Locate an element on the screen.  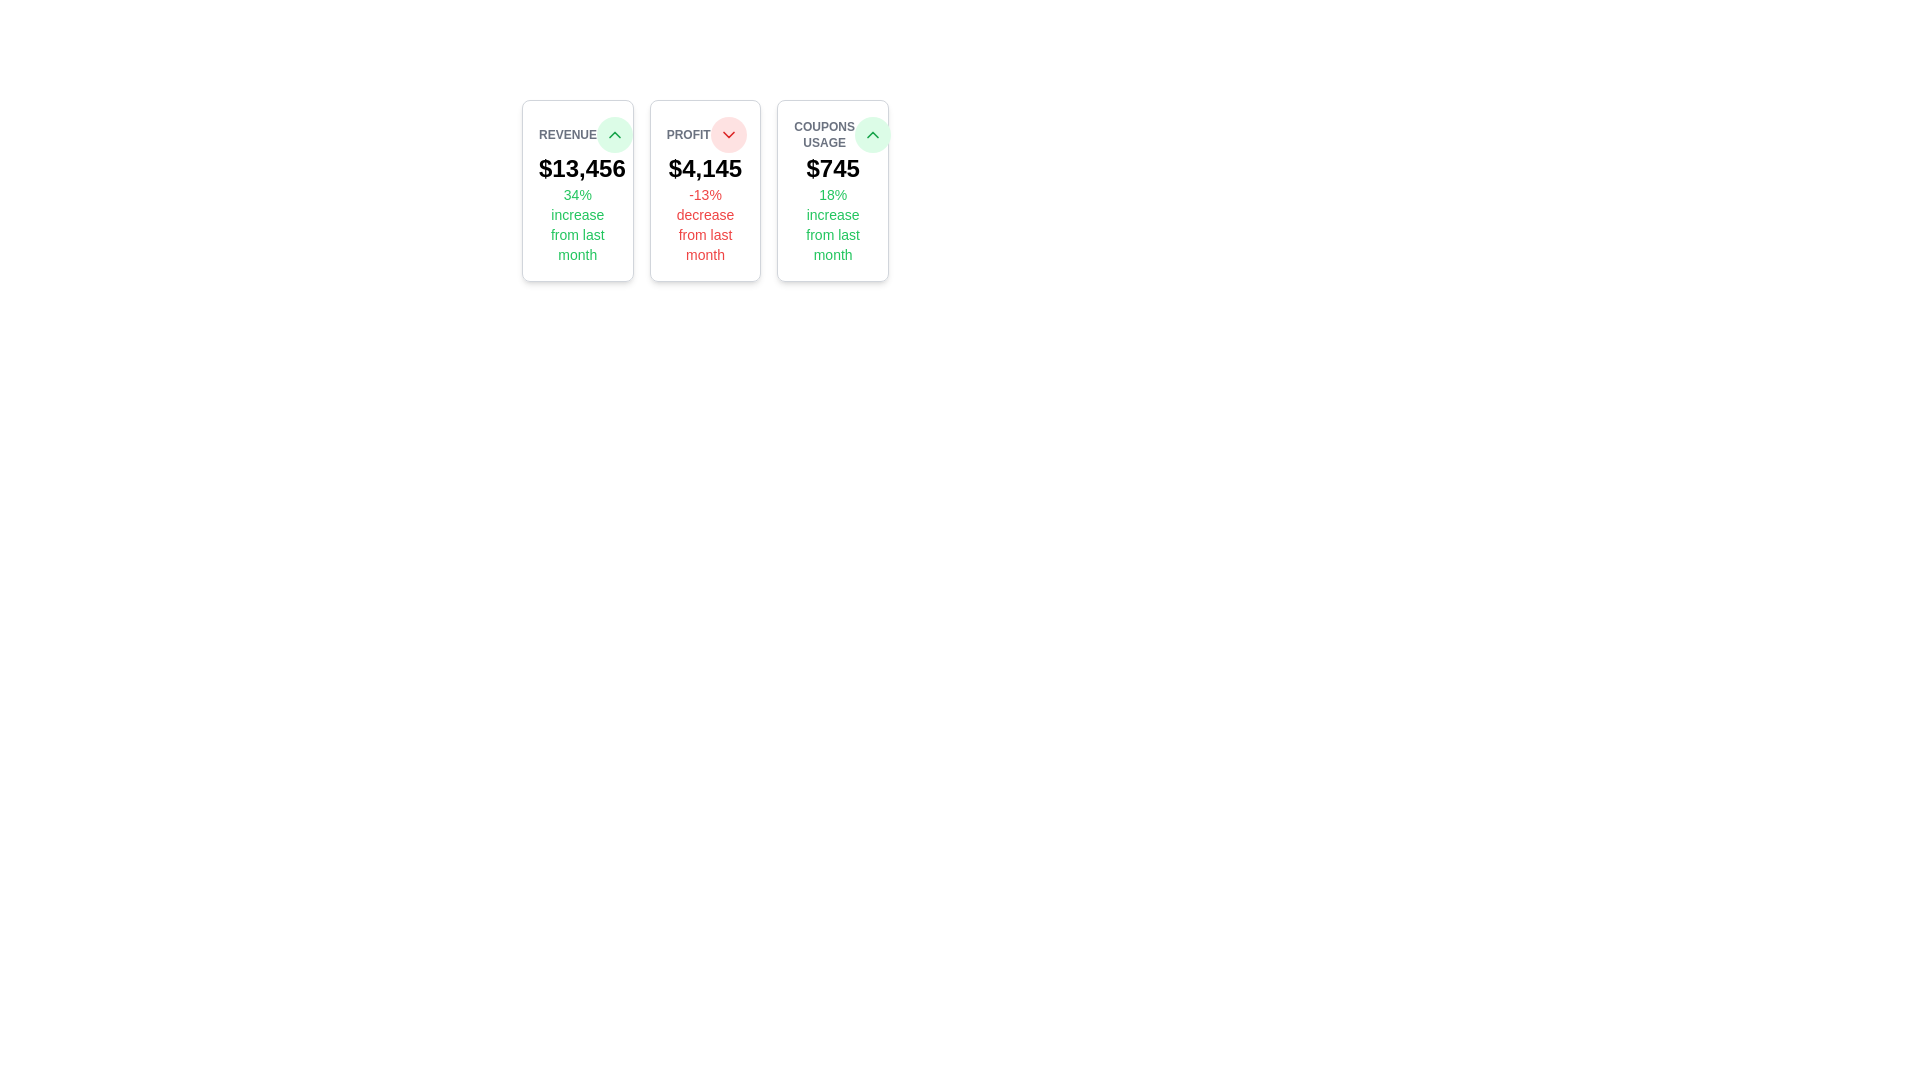
the revenue amount text label located in the upper section of the card labeled 'REVENUE', which is aligned to the leftmost position in a horizontal set of three cards is located at coordinates (576, 168).